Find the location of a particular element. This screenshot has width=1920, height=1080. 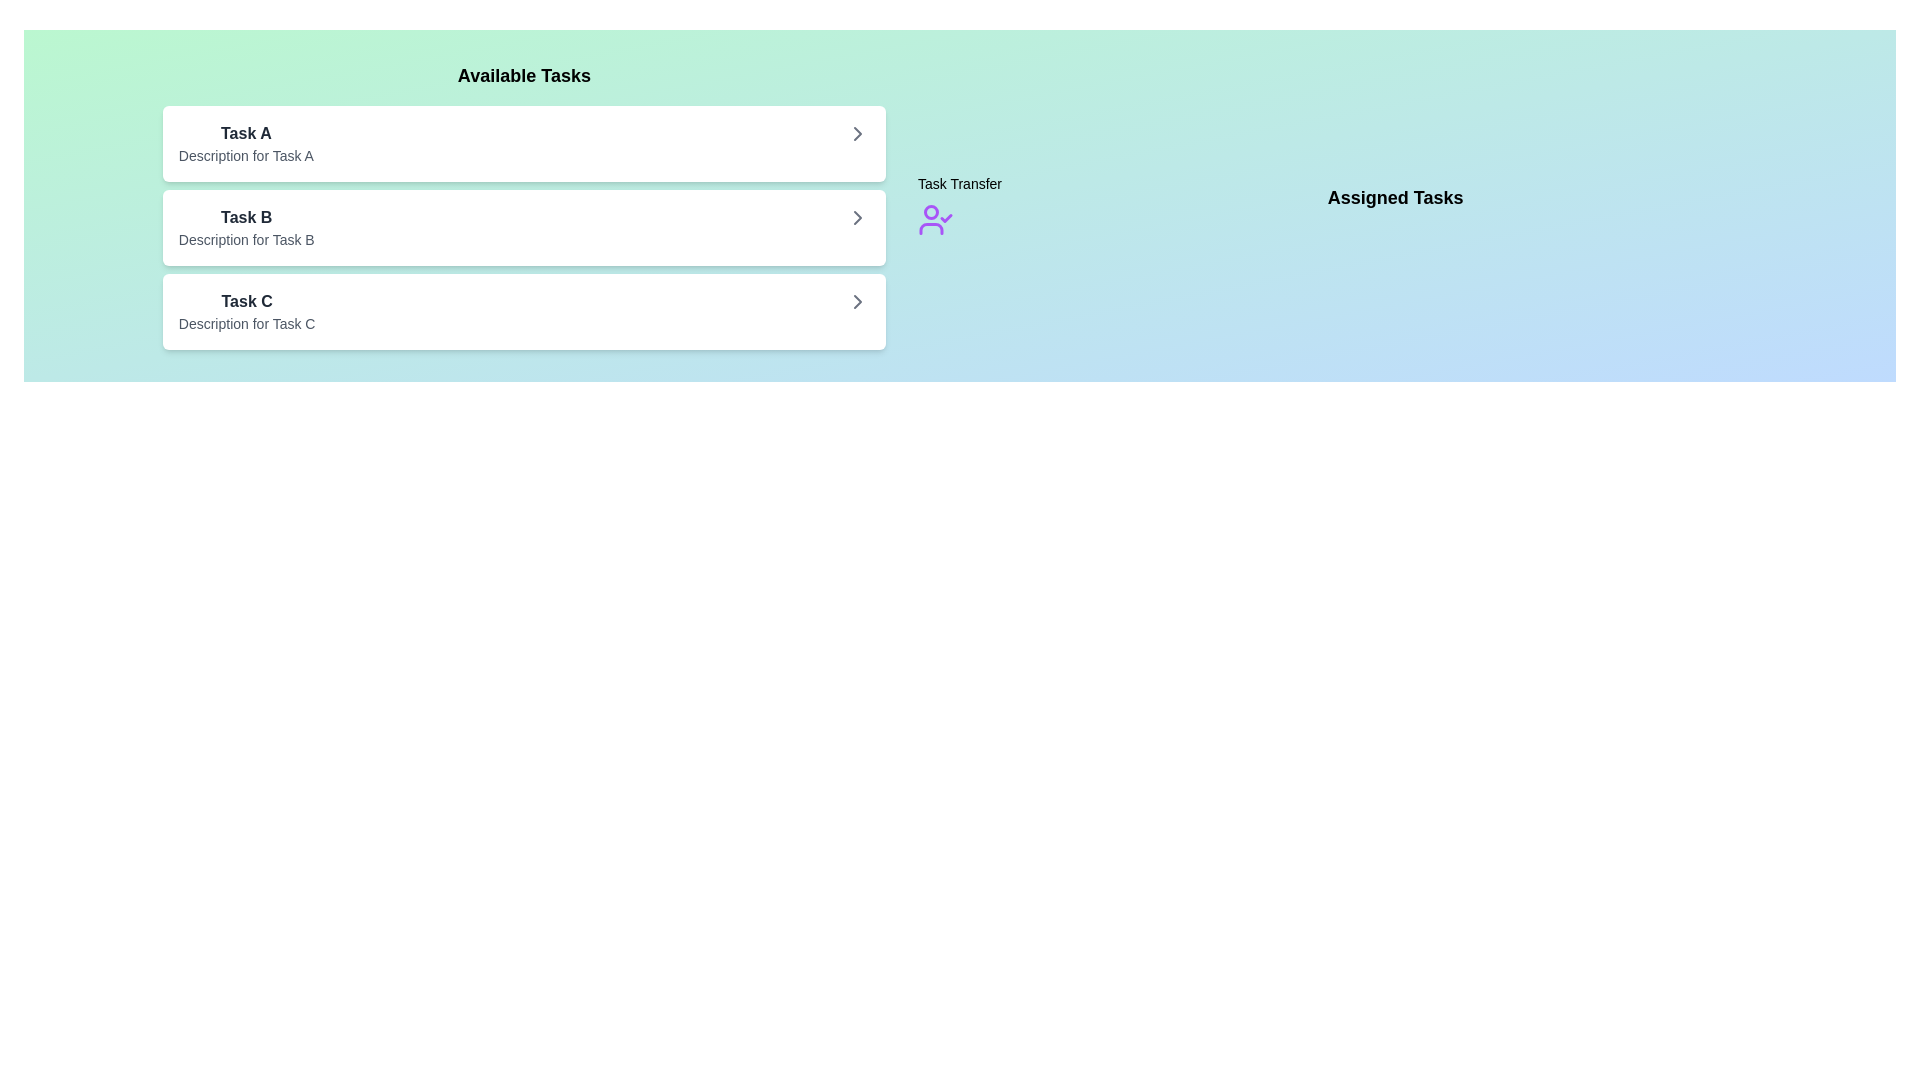

the task item Task C in the list is located at coordinates (524, 312).